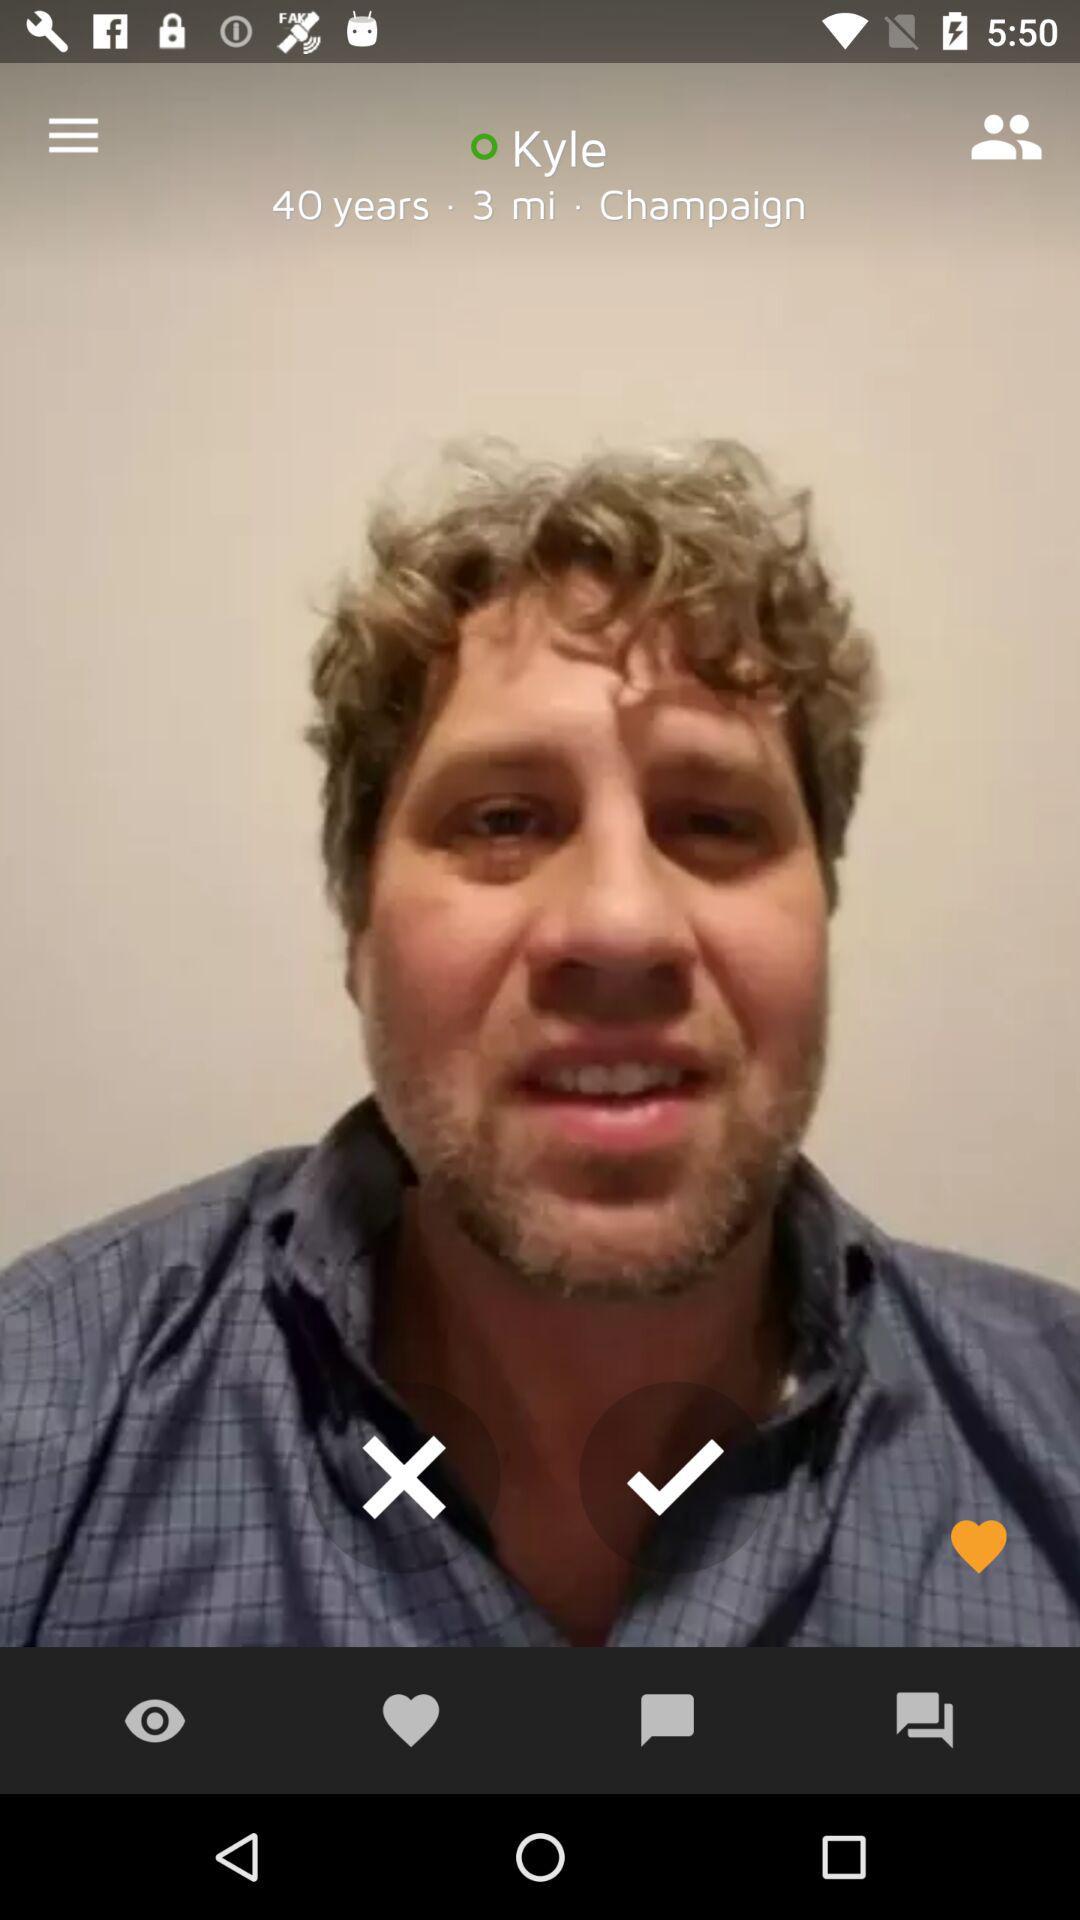  What do you see at coordinates (404, 1477) in the screenshot?
I see `the close icon` at bounding box center [404, 1477].